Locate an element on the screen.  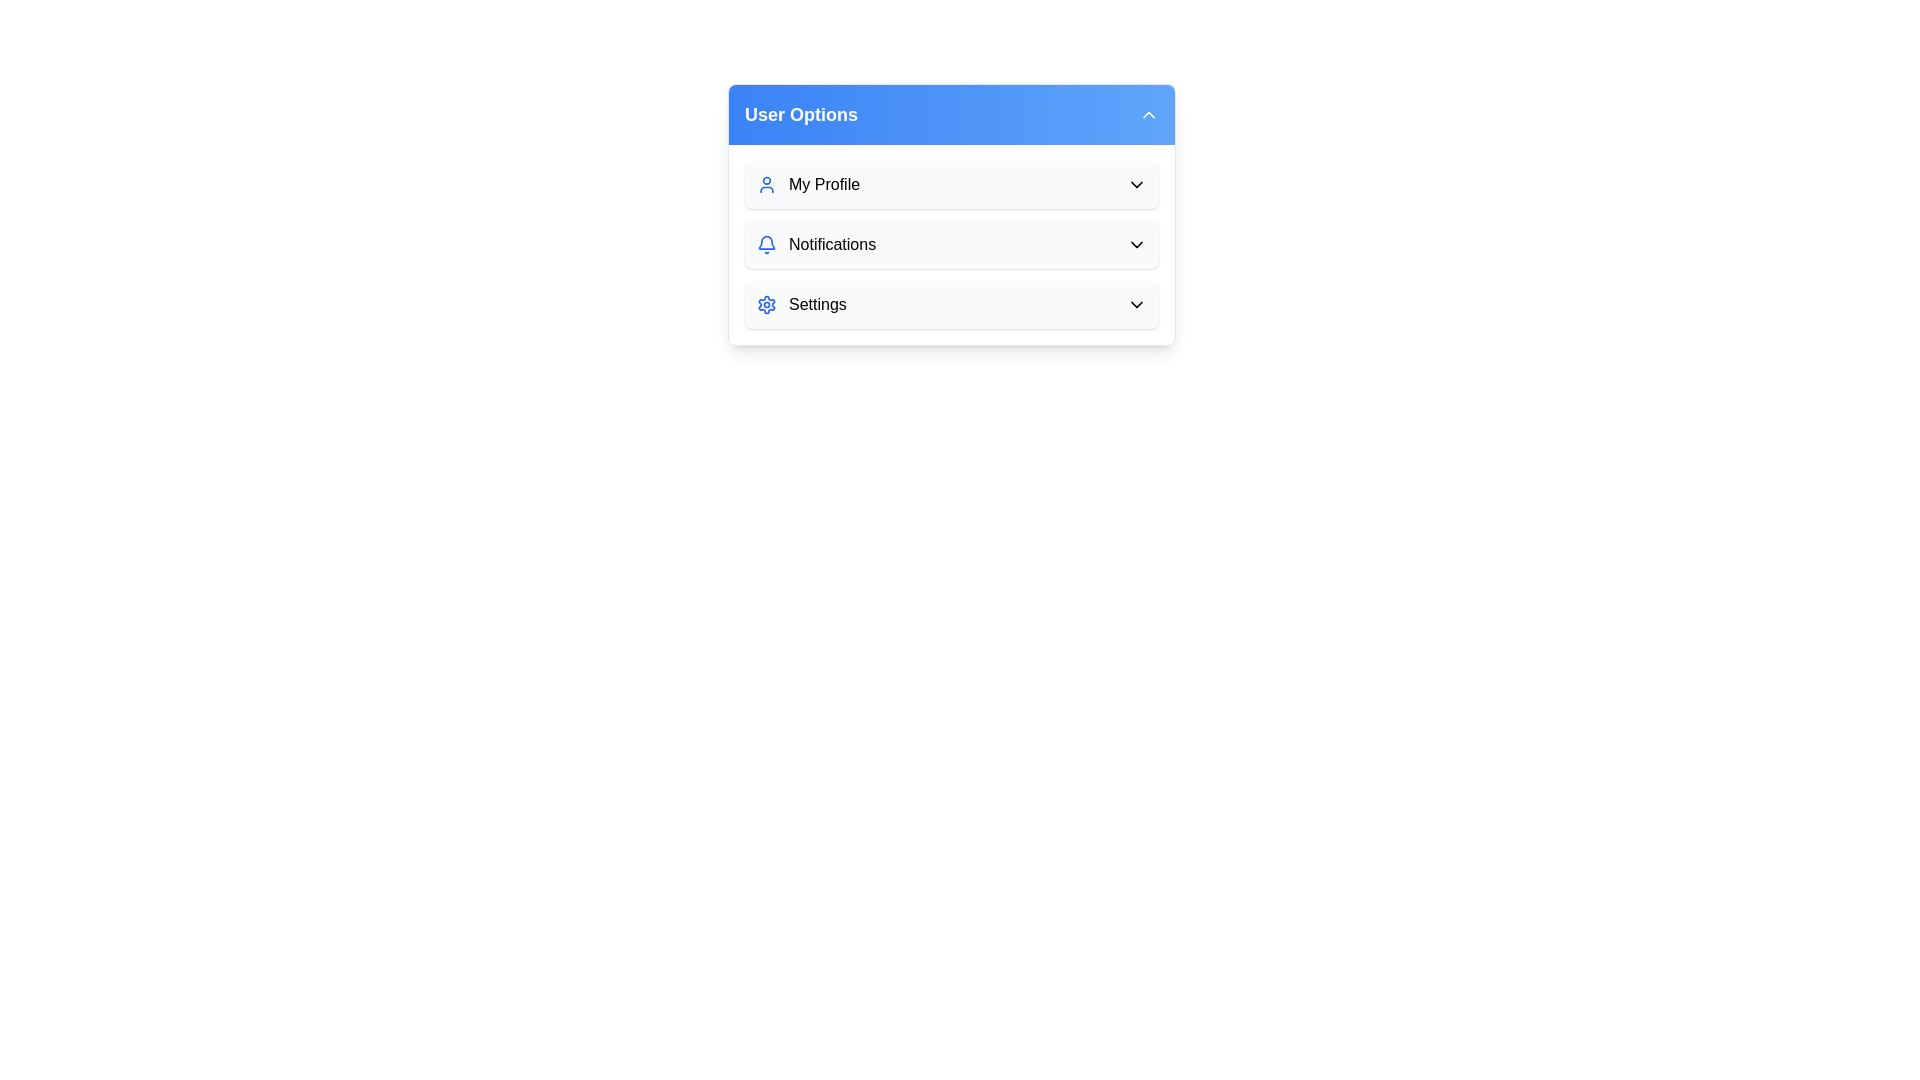
the toggle button, which is a small upwards-pointing chevron icon located in the top-right corner of the blue header bar labeled 'User Options' is located at coordinates (1148, 115).